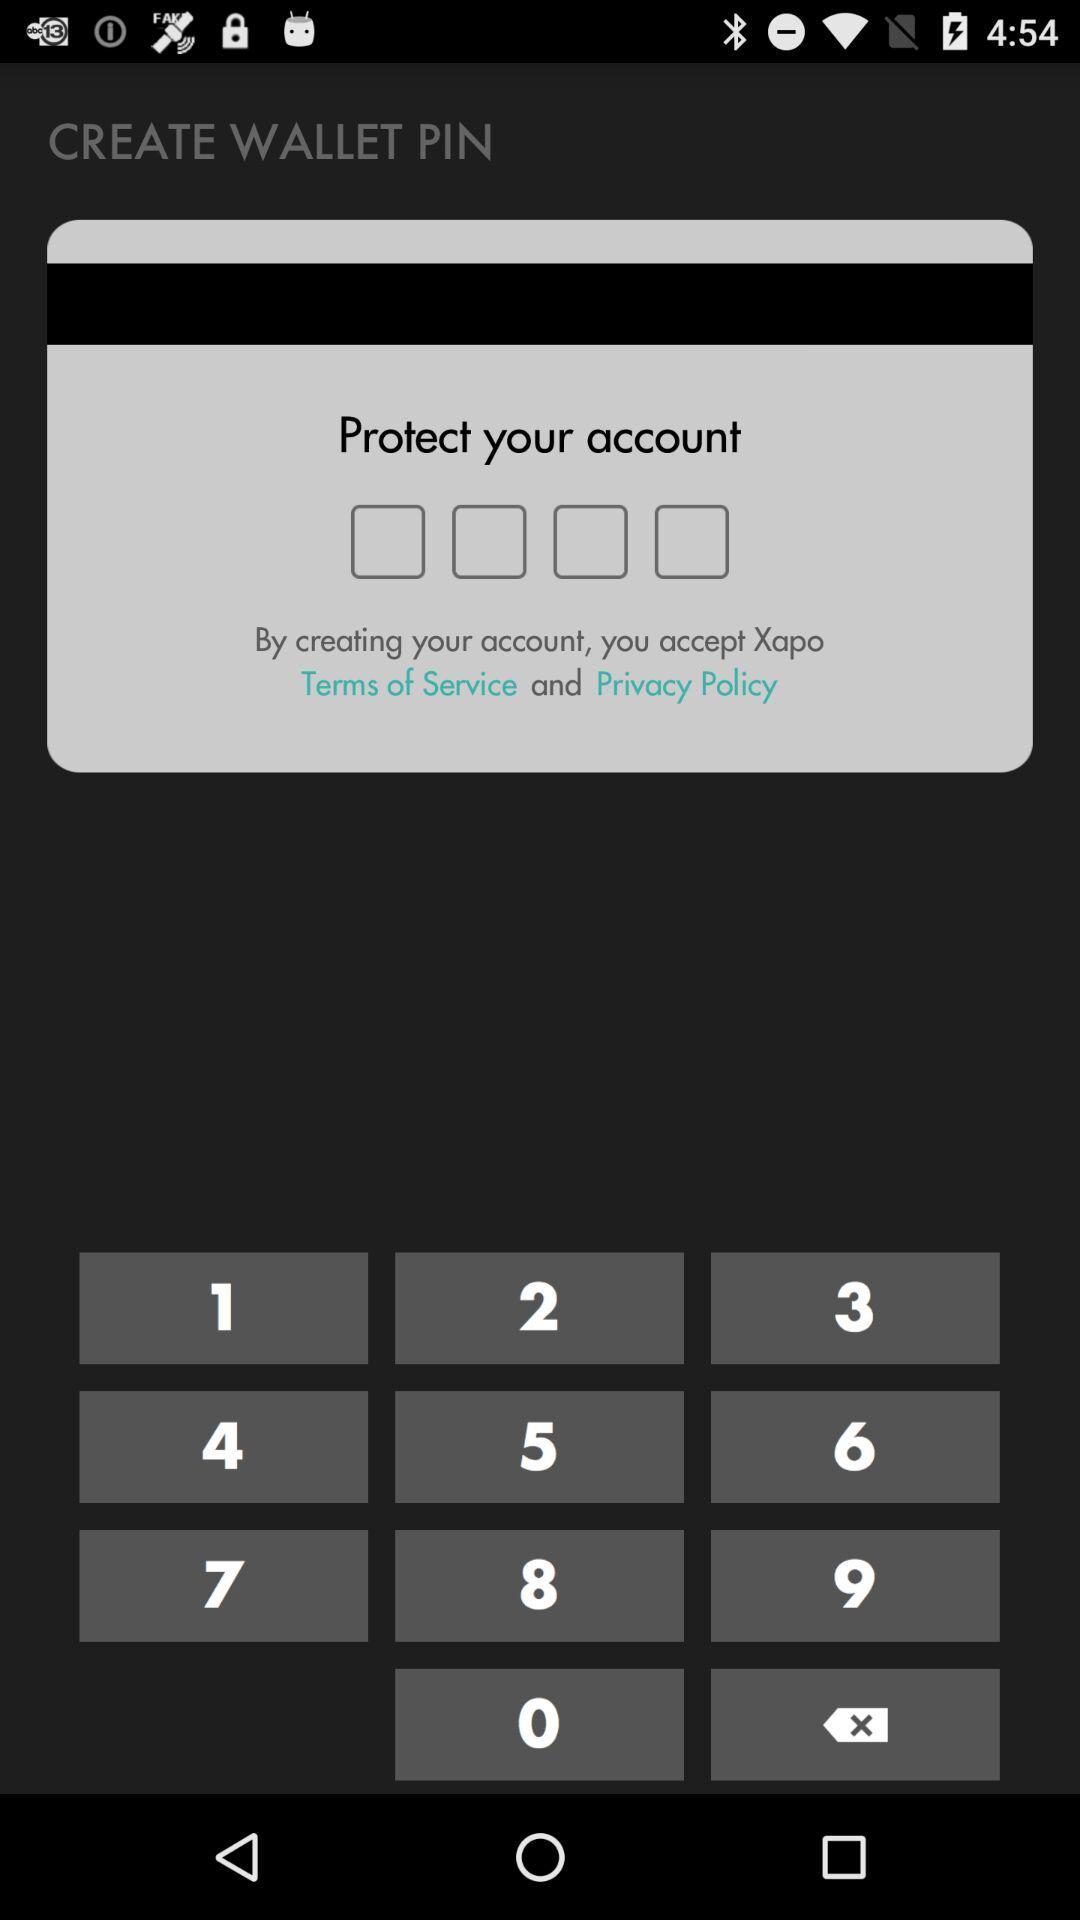 This screenshot has width=1080, height=1920. Describe the element at coordinates (855, 1308) in the screenshot. I see `number 3` at that location.